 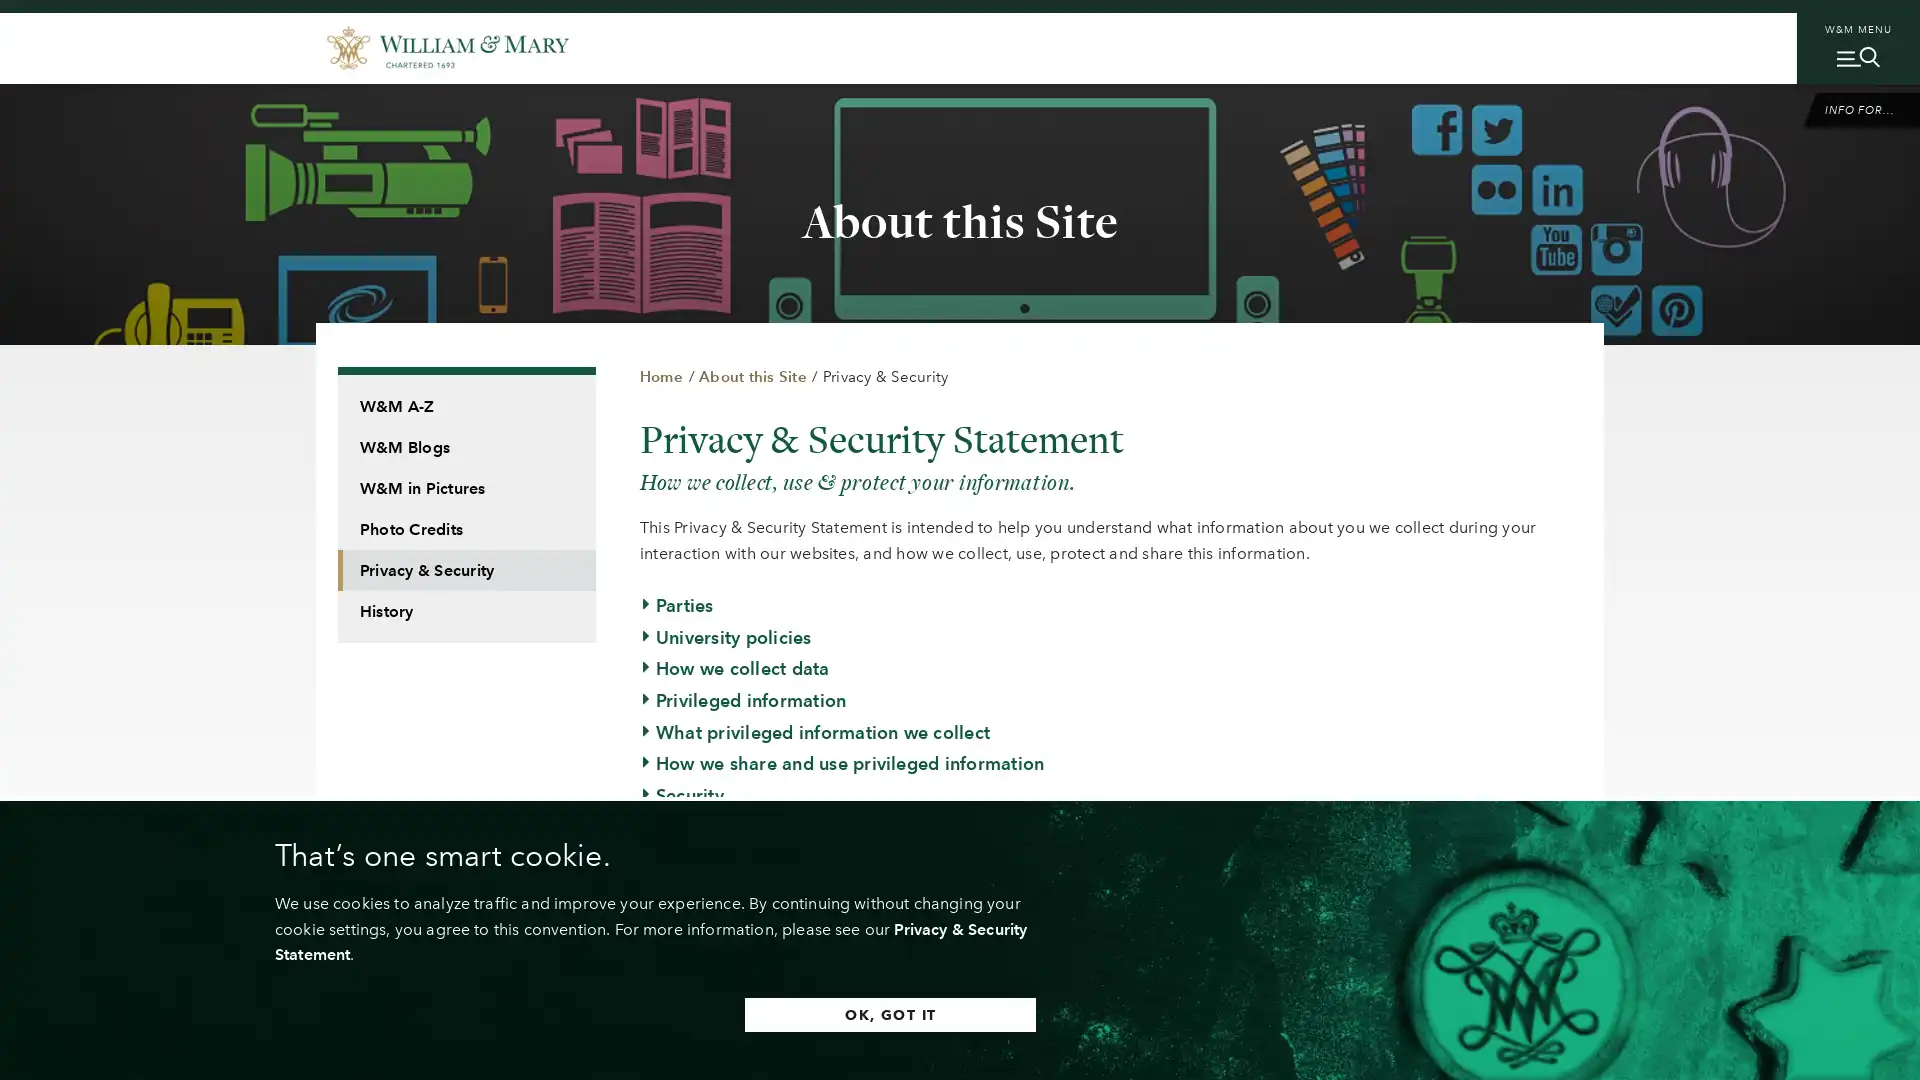 I want to click on Changes to our privacy & security policy statement, so click(x=864, y=889).